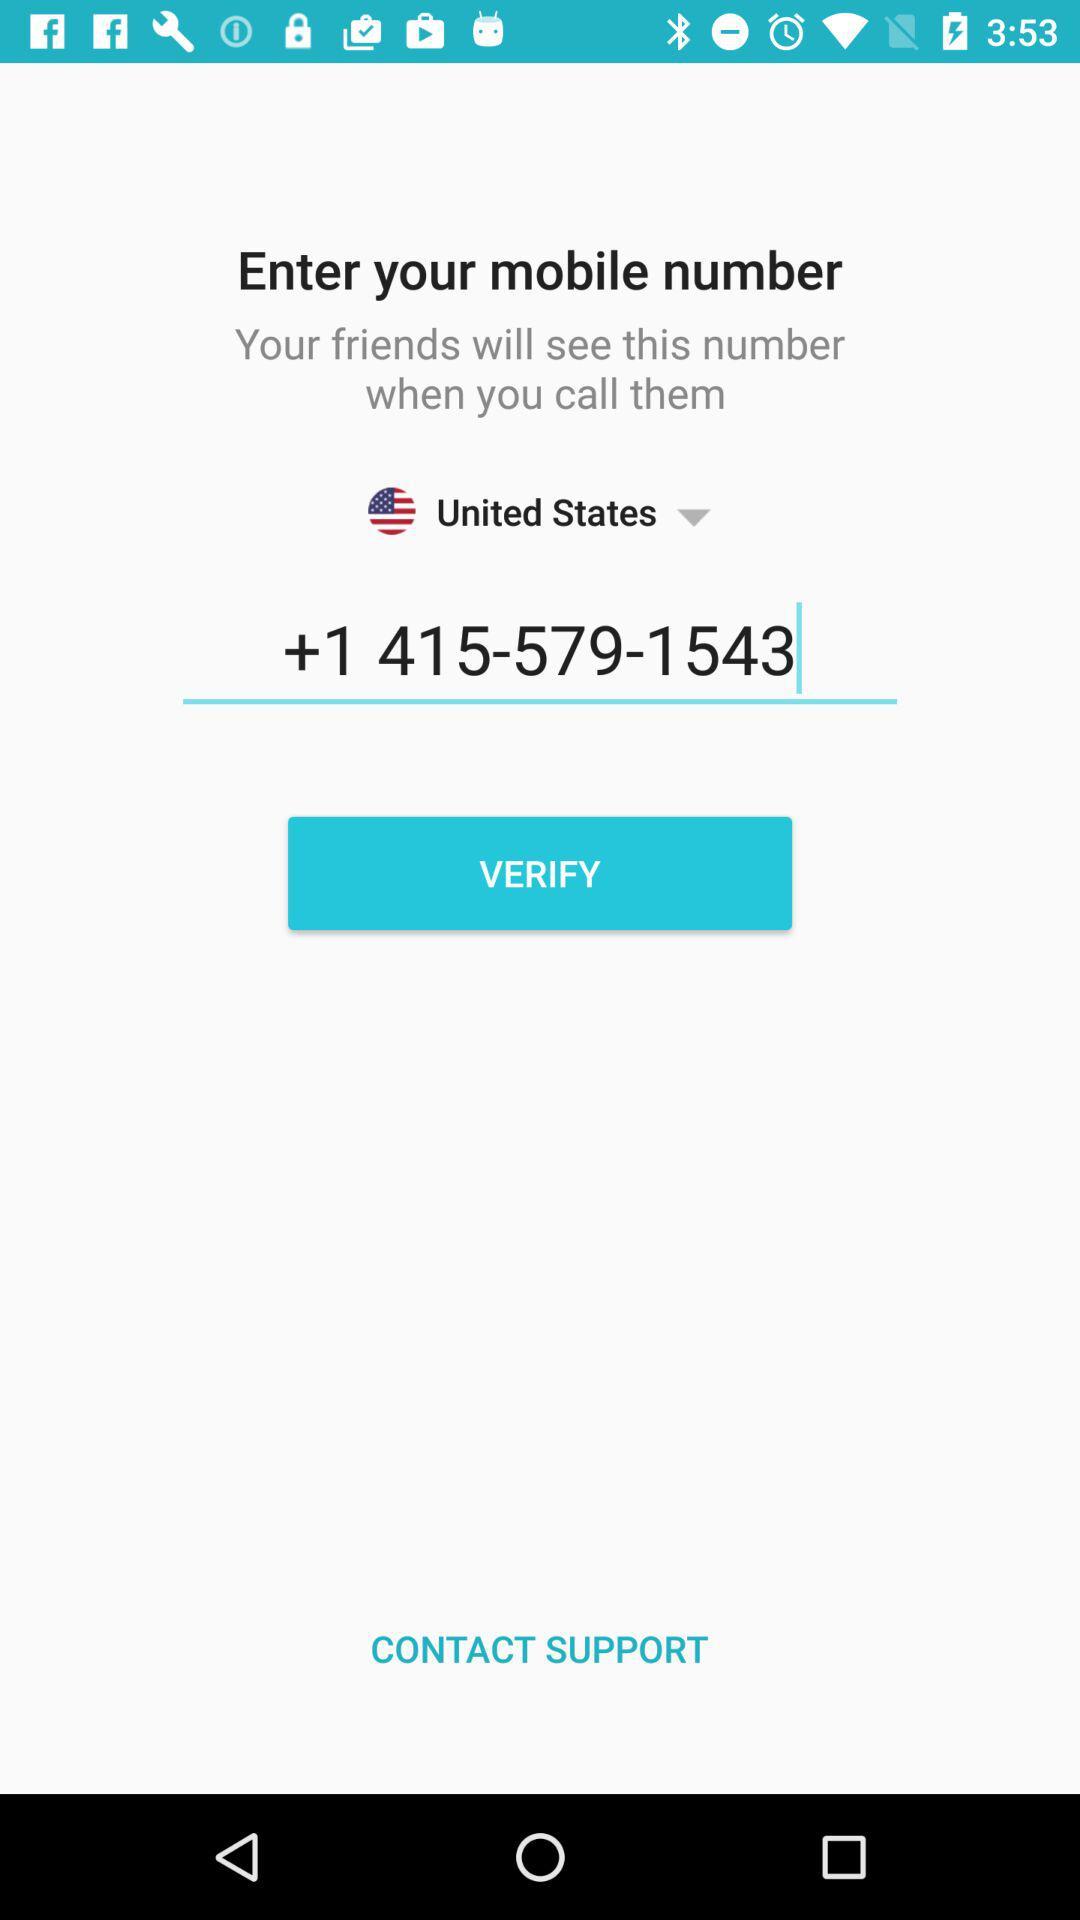 The height and width of the screenshot is (1920, 1080). I want to click on contact support icon, so click(538, 1648).